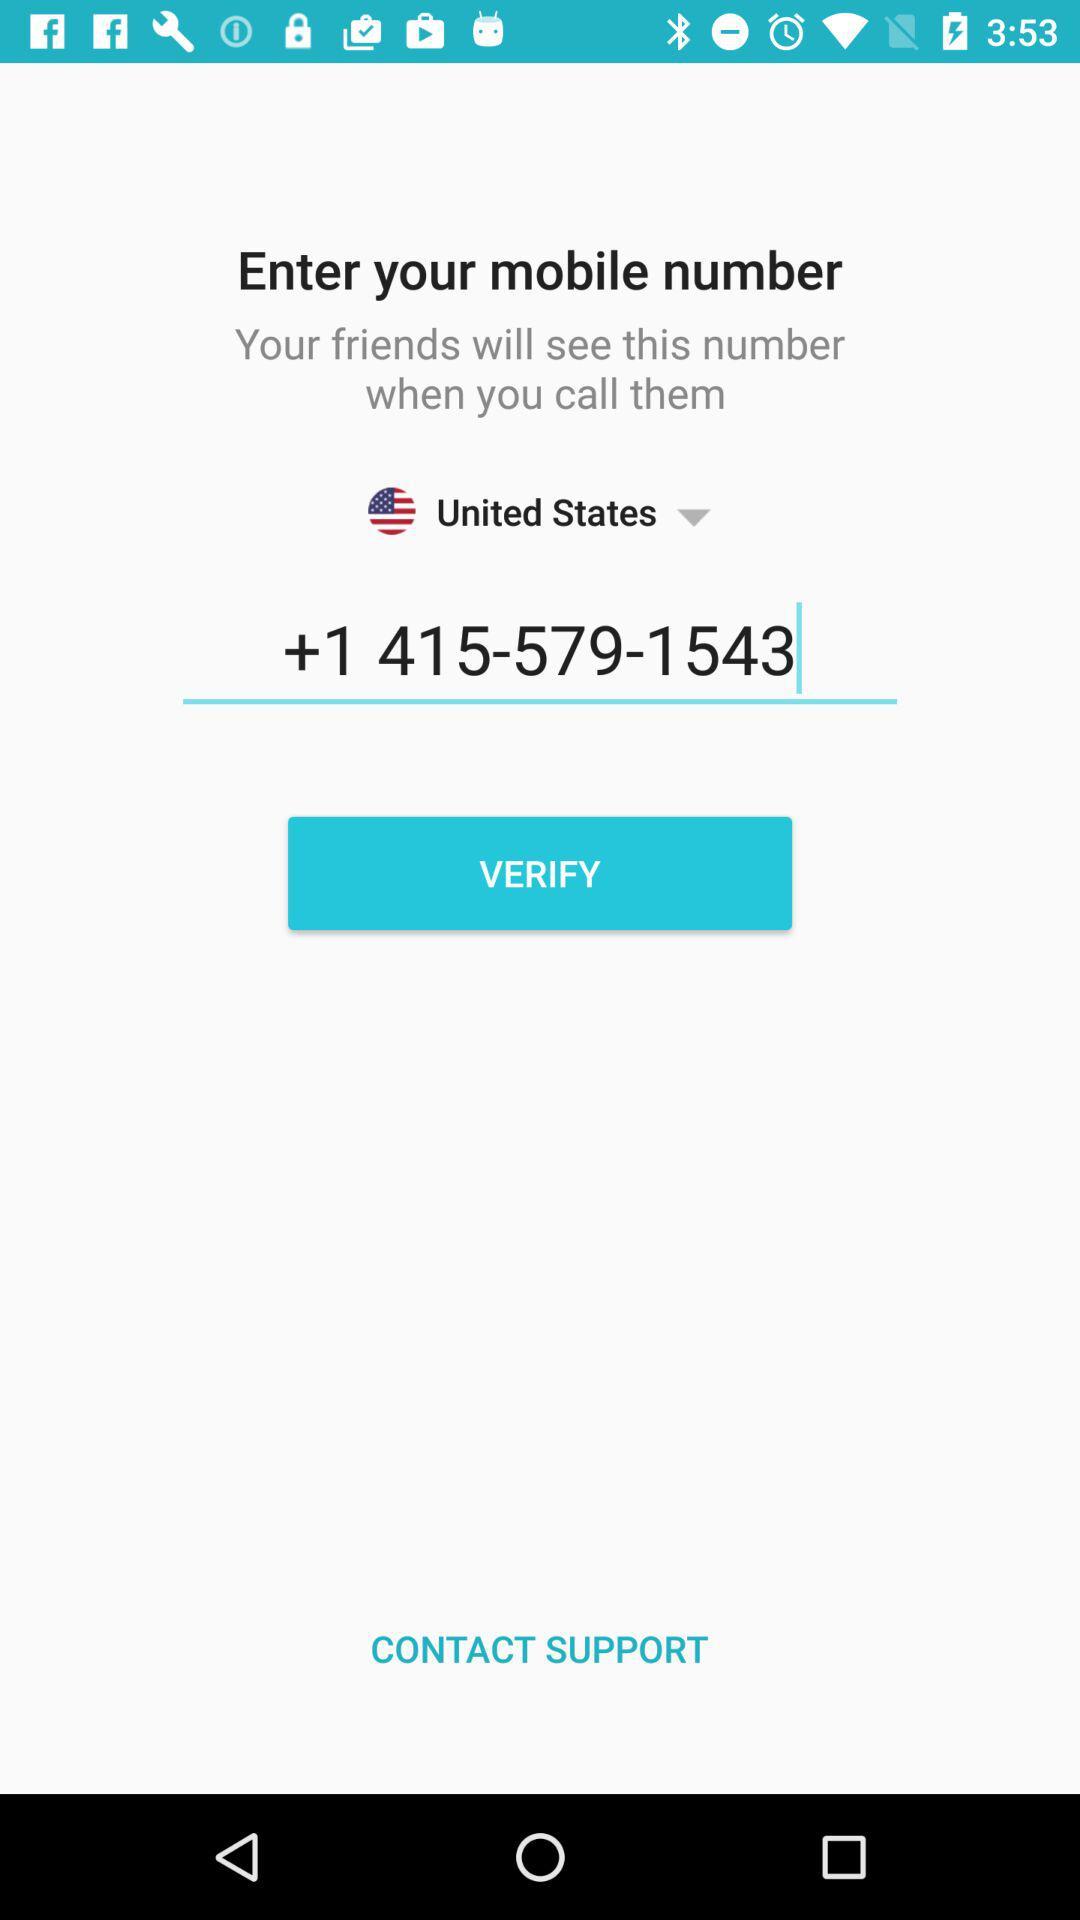 The height and width of the screenshot is (1920, 1080). I want to click on contact support icon, so click(538, 1648).